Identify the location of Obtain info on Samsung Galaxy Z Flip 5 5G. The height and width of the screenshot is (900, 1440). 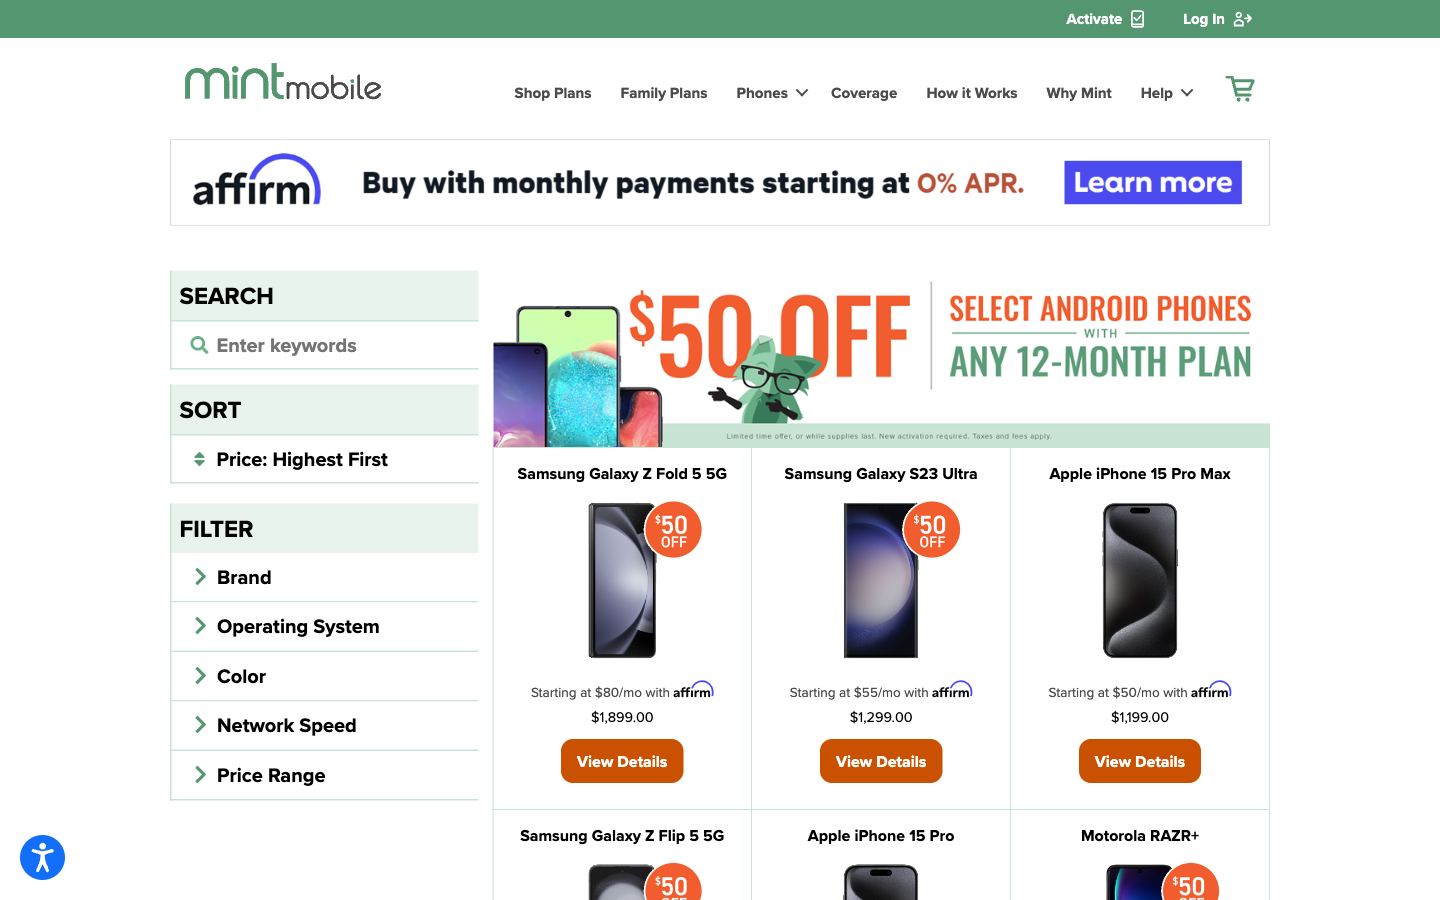
(620, 835).